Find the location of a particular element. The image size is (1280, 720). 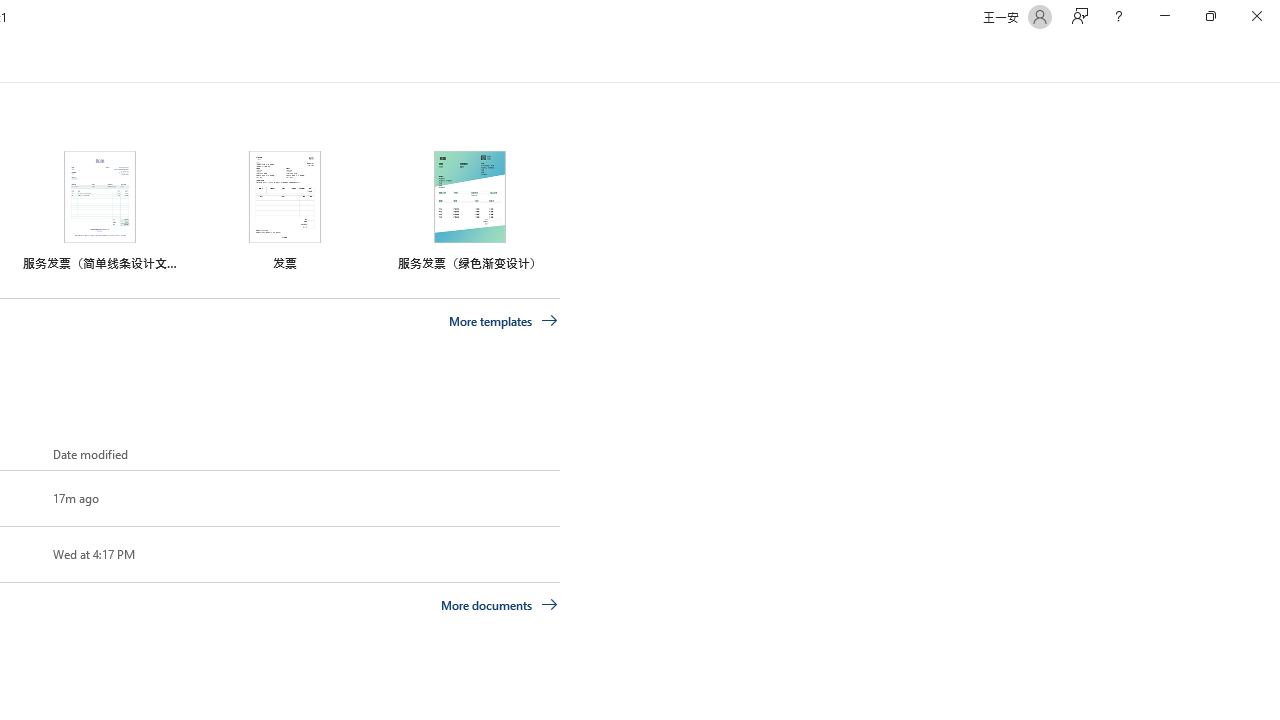

'More documents' is located at coordinates (499, 603).